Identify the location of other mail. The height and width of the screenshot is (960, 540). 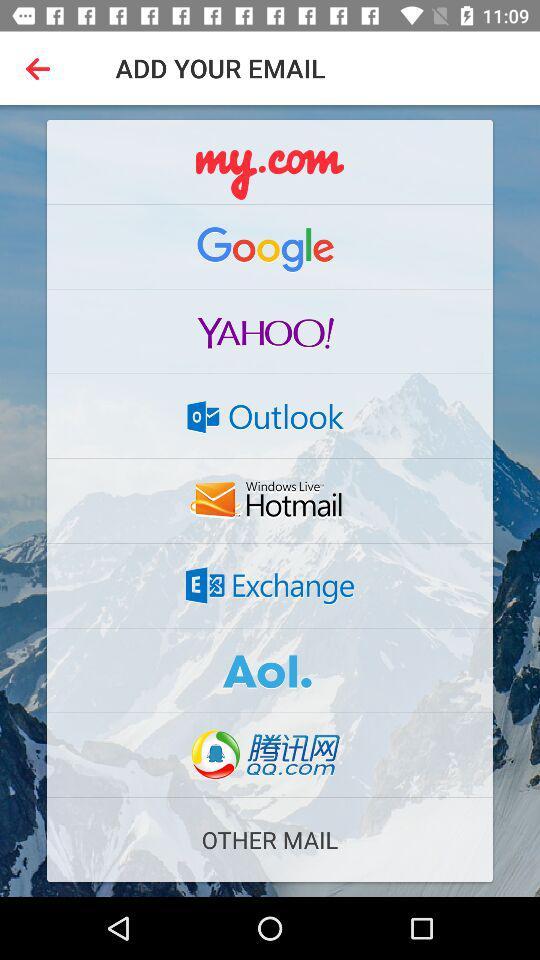
(270, 840).